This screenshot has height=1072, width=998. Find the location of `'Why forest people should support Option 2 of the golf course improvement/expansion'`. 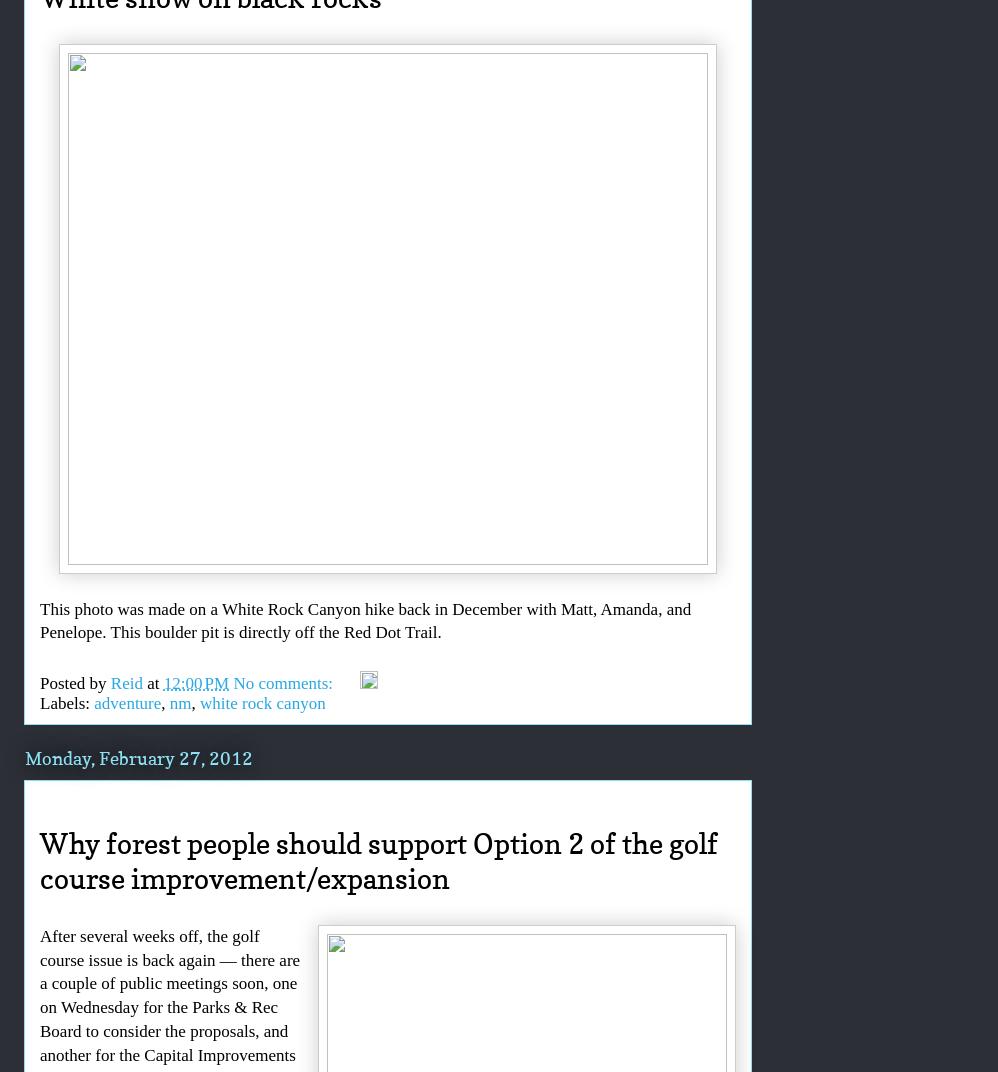

'Why forest people should support Option 2 of the golf course improvement/expansion' is located at coordinates (40, 859).